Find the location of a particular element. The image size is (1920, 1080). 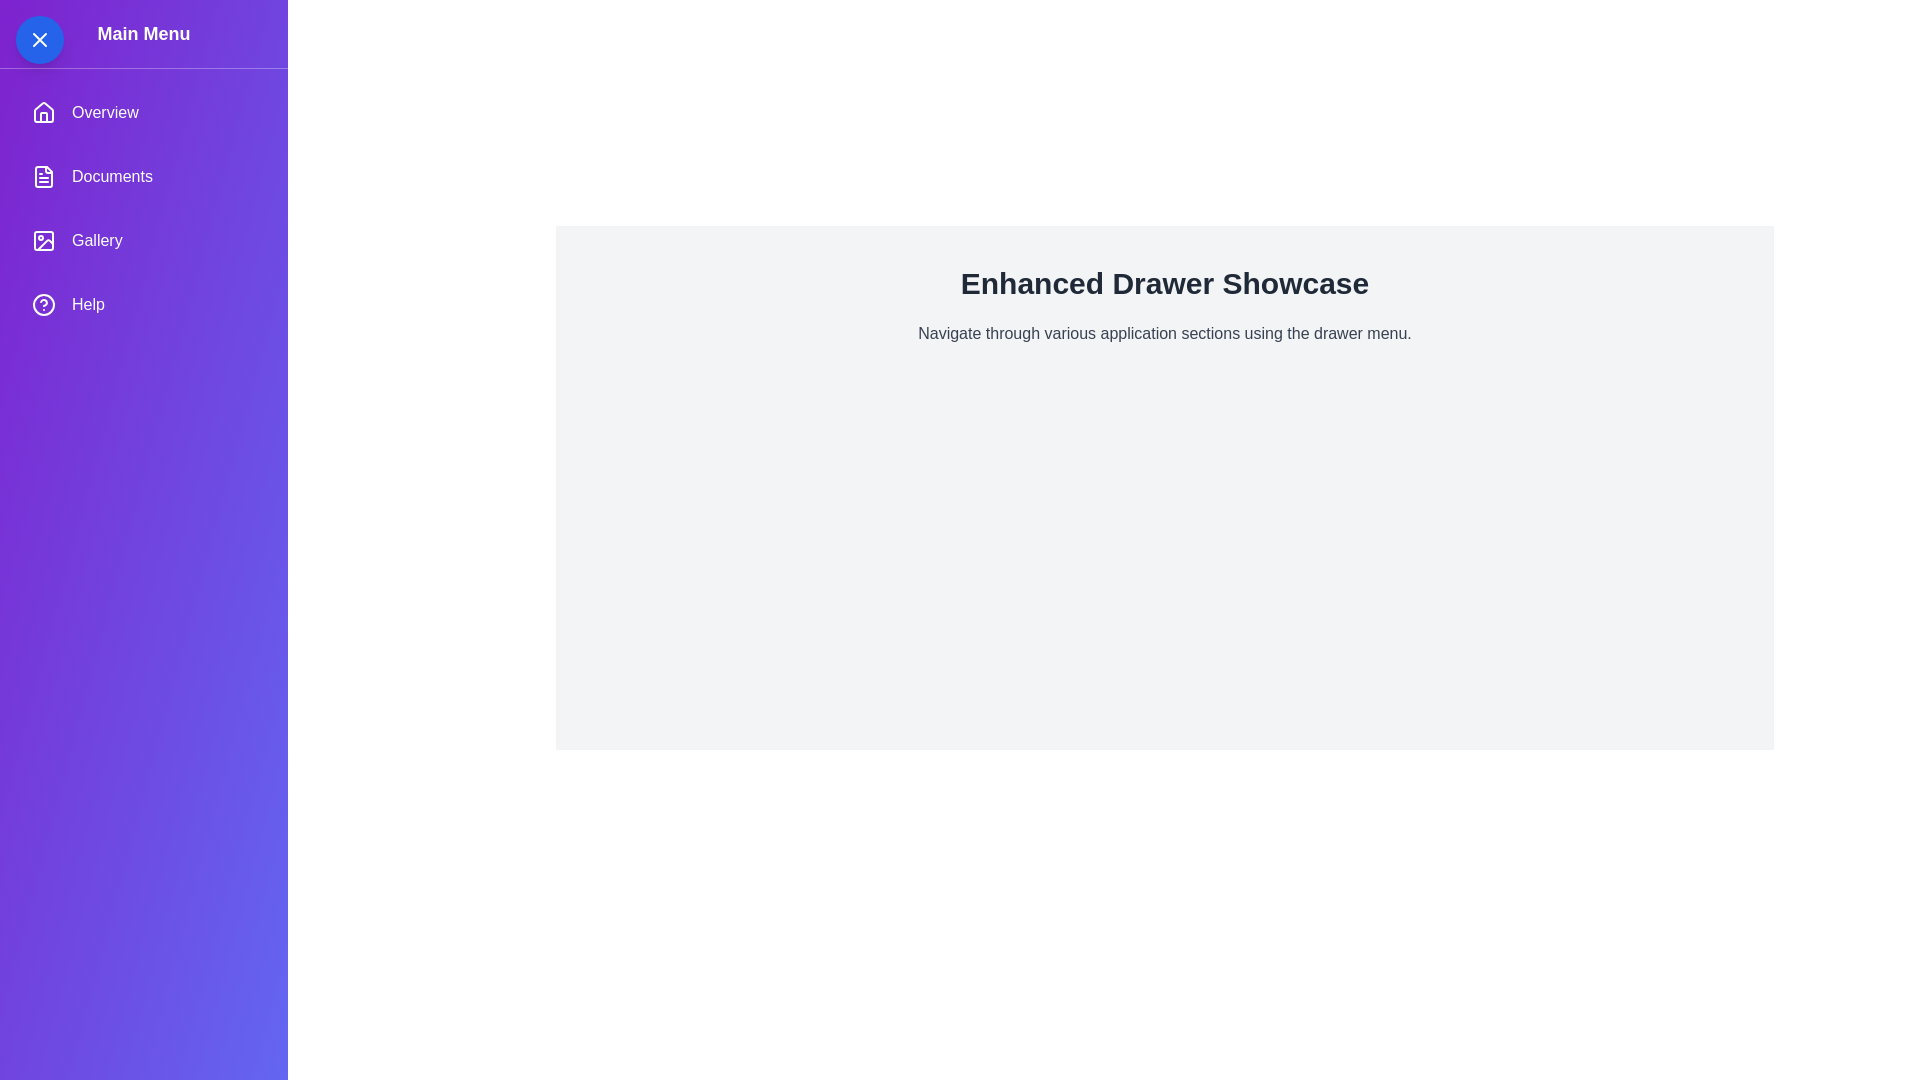

the 'Help' menu item in the drawer is located at coordinates (143, 304).